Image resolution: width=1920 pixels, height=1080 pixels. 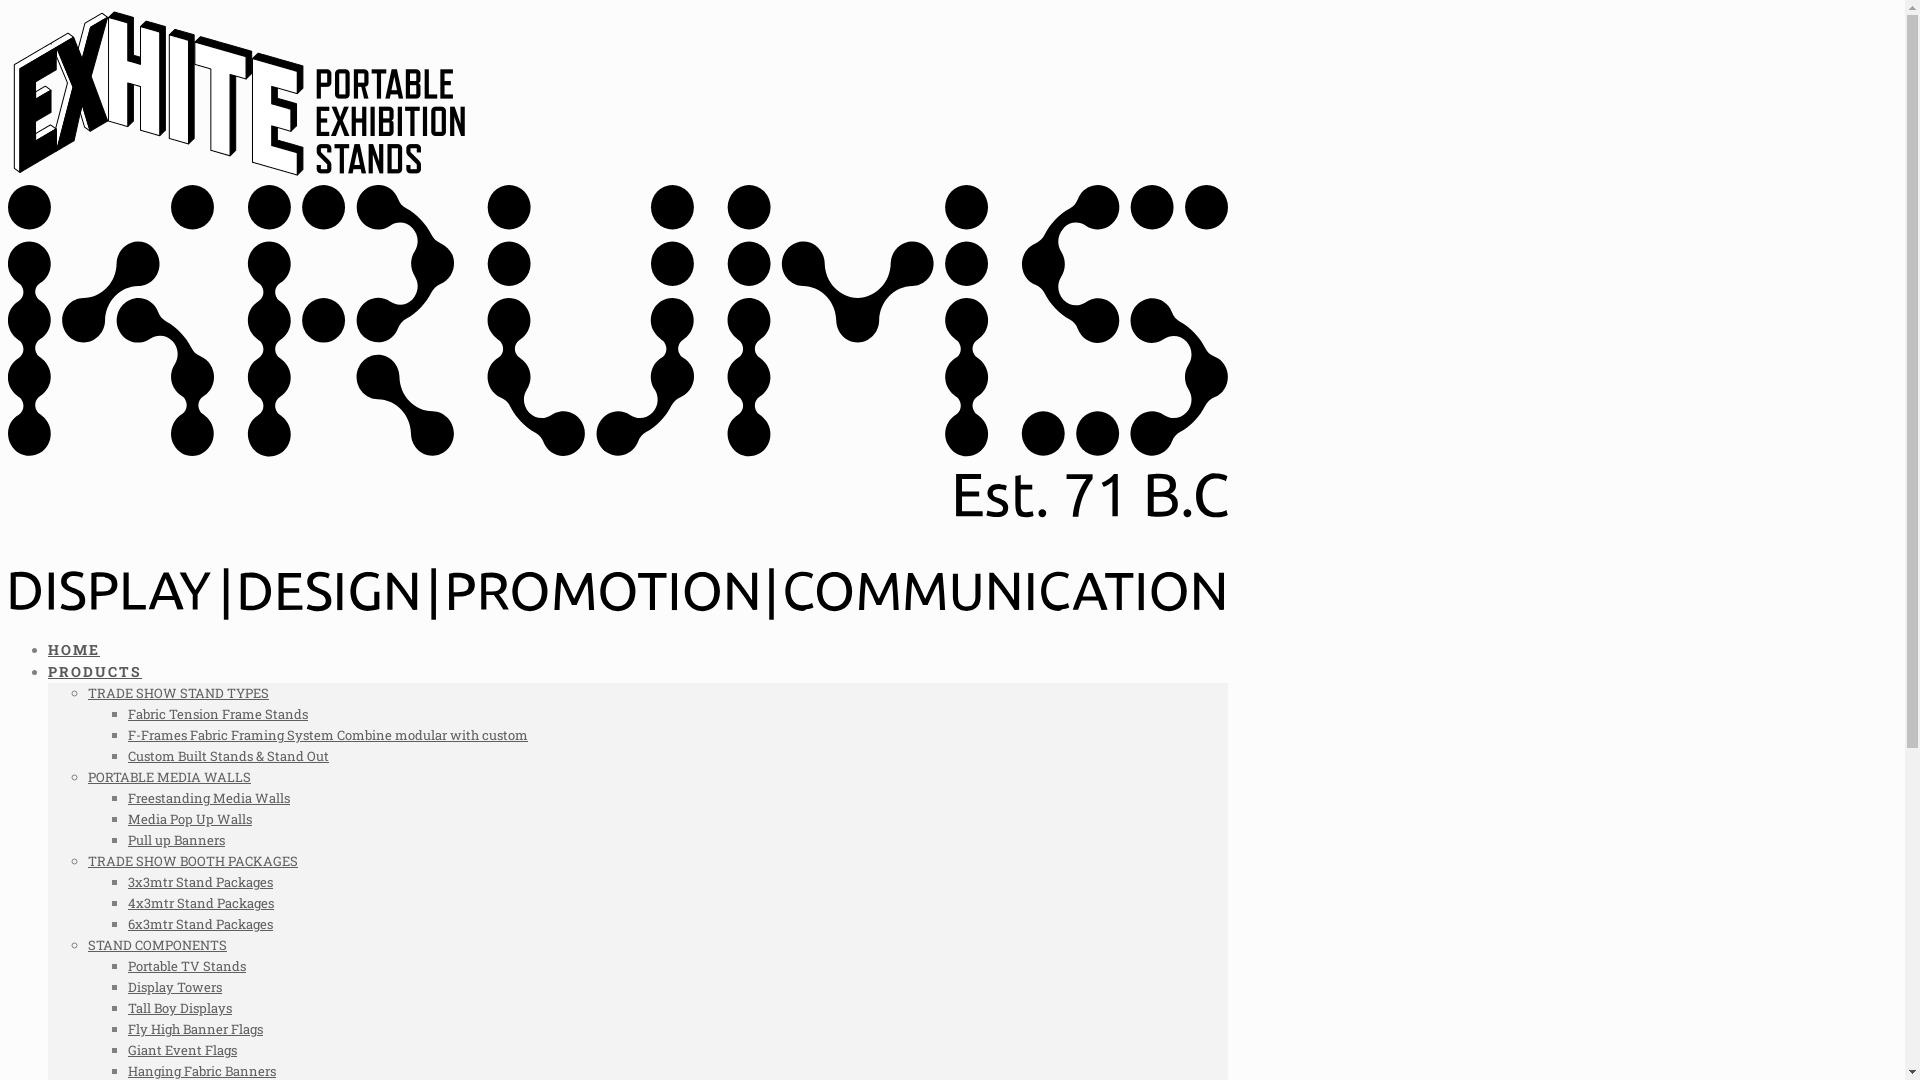 I want to click on '4x3mtr Stand Packages', so click(x=201, y=902).